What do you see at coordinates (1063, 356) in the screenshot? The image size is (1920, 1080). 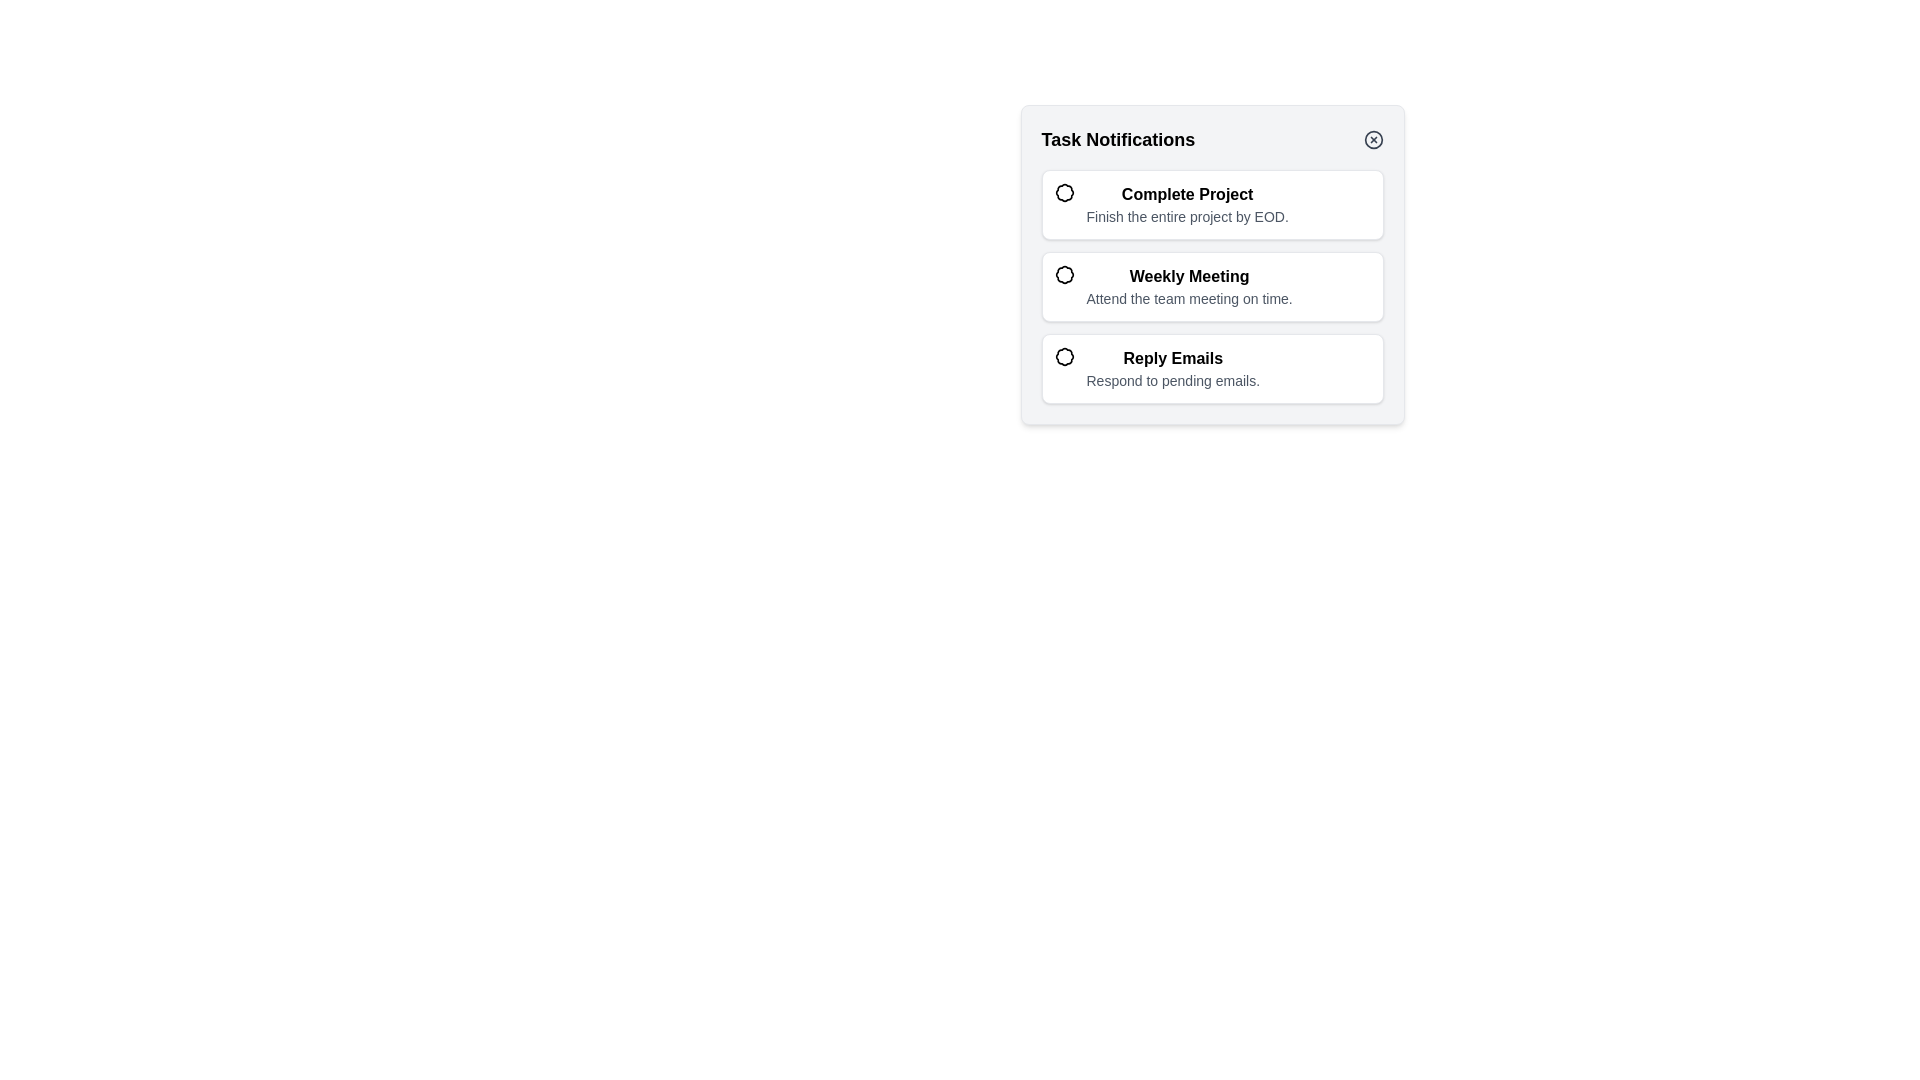 I see `the priority indicator icon located in the third notification item associated with the 'Reply Emails' task` at bounding box center [1063, 356].